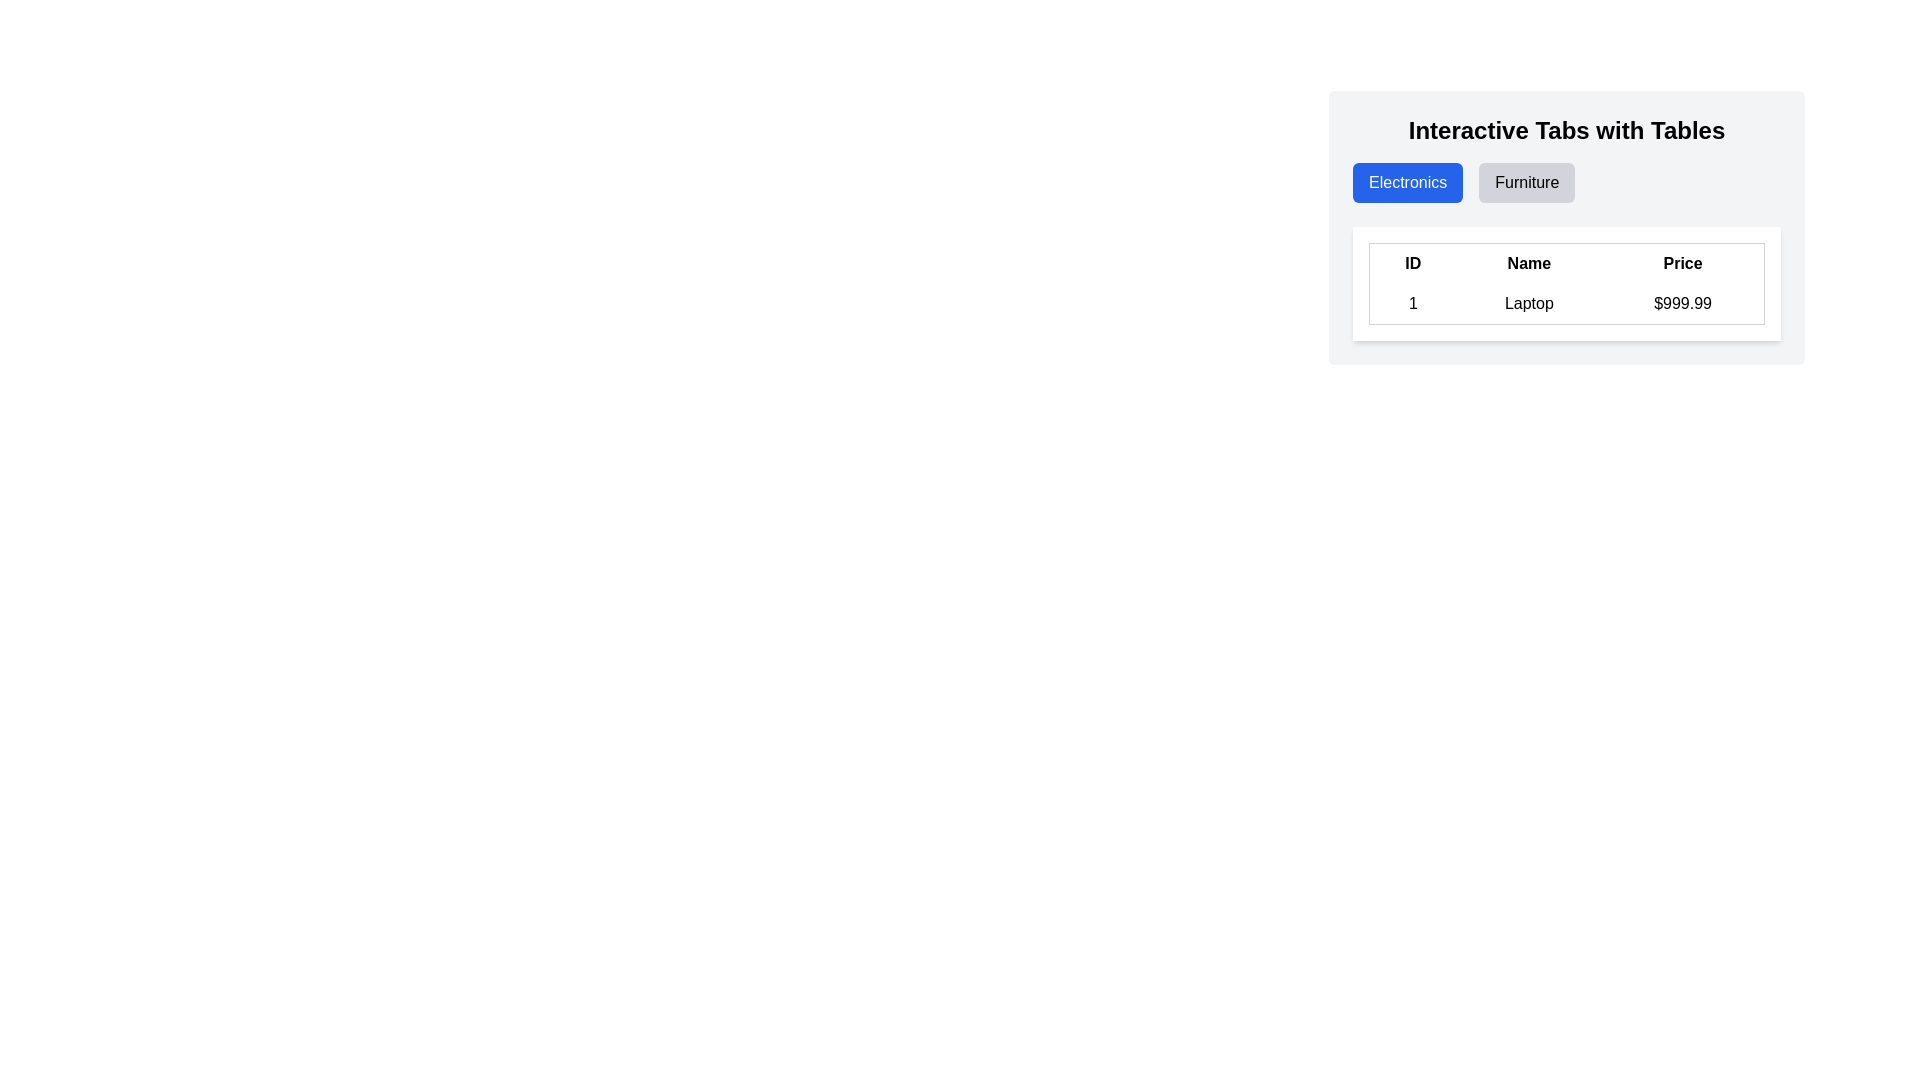 The image size is (1920, 1080). What do you see at coordinates (1412, 262) in the screenshot?
I see `the leftmost text label in the header row of the table, which indicates that the column below contains identifiers` at bounding box center [1412, 262].